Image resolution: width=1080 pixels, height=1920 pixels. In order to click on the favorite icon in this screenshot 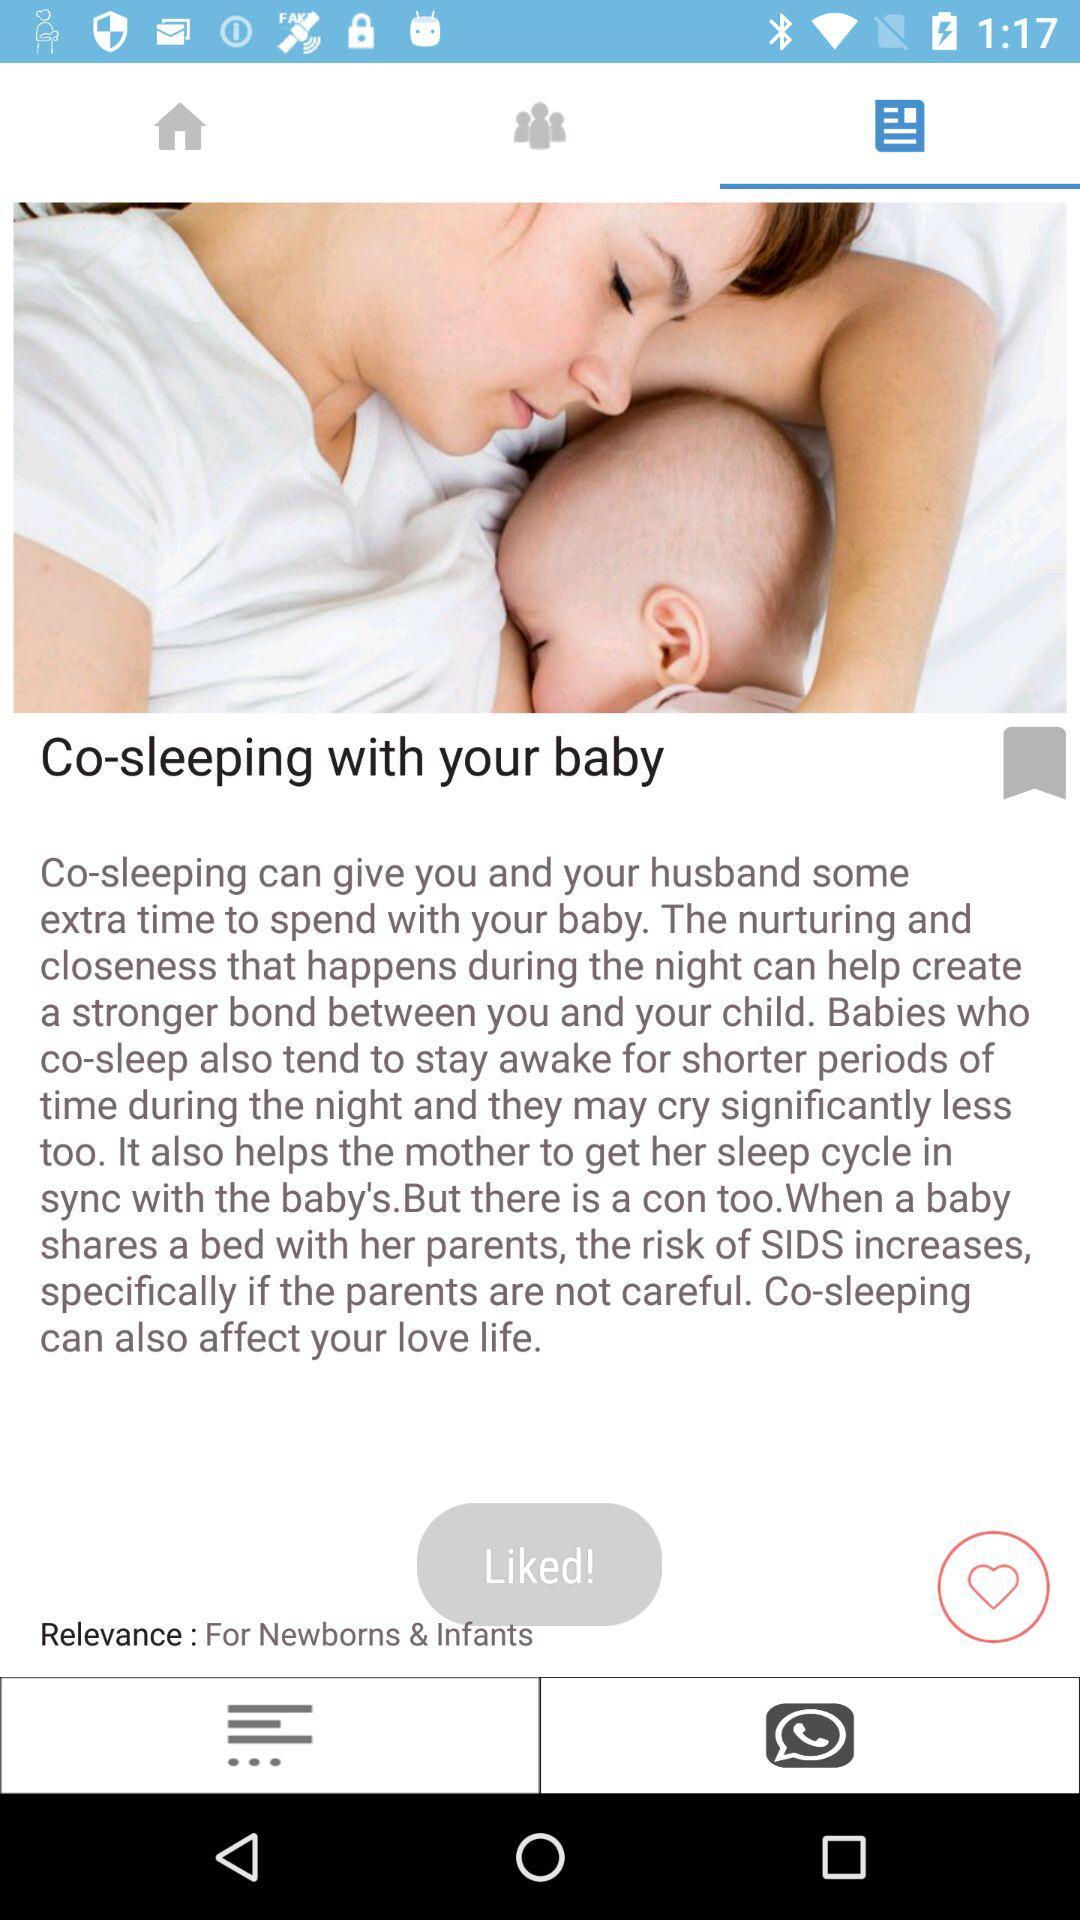, I will do `click(1001, 1584)`.